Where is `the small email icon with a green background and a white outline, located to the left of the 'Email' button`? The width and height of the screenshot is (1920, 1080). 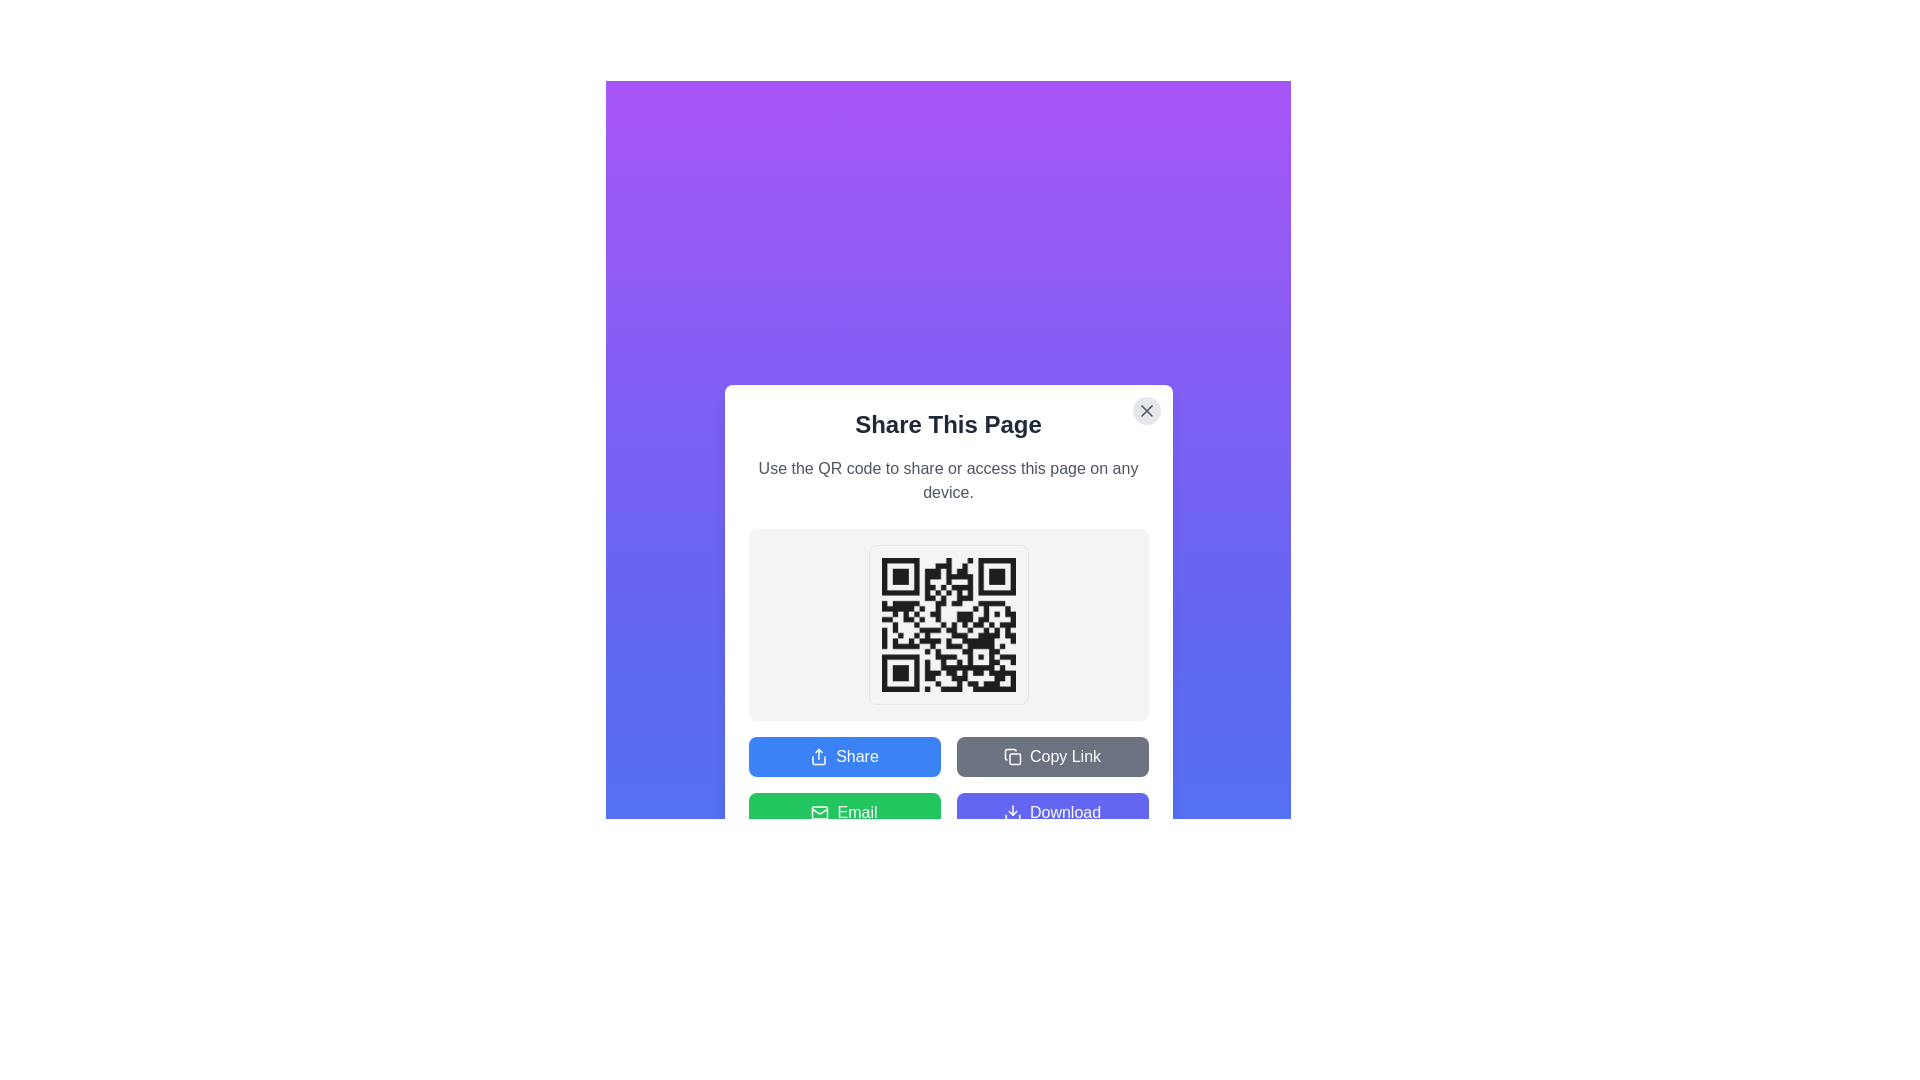 the small email icon with a green background and a white outline, located to the left of the 'Email' button is located at coordinates (820, 813).